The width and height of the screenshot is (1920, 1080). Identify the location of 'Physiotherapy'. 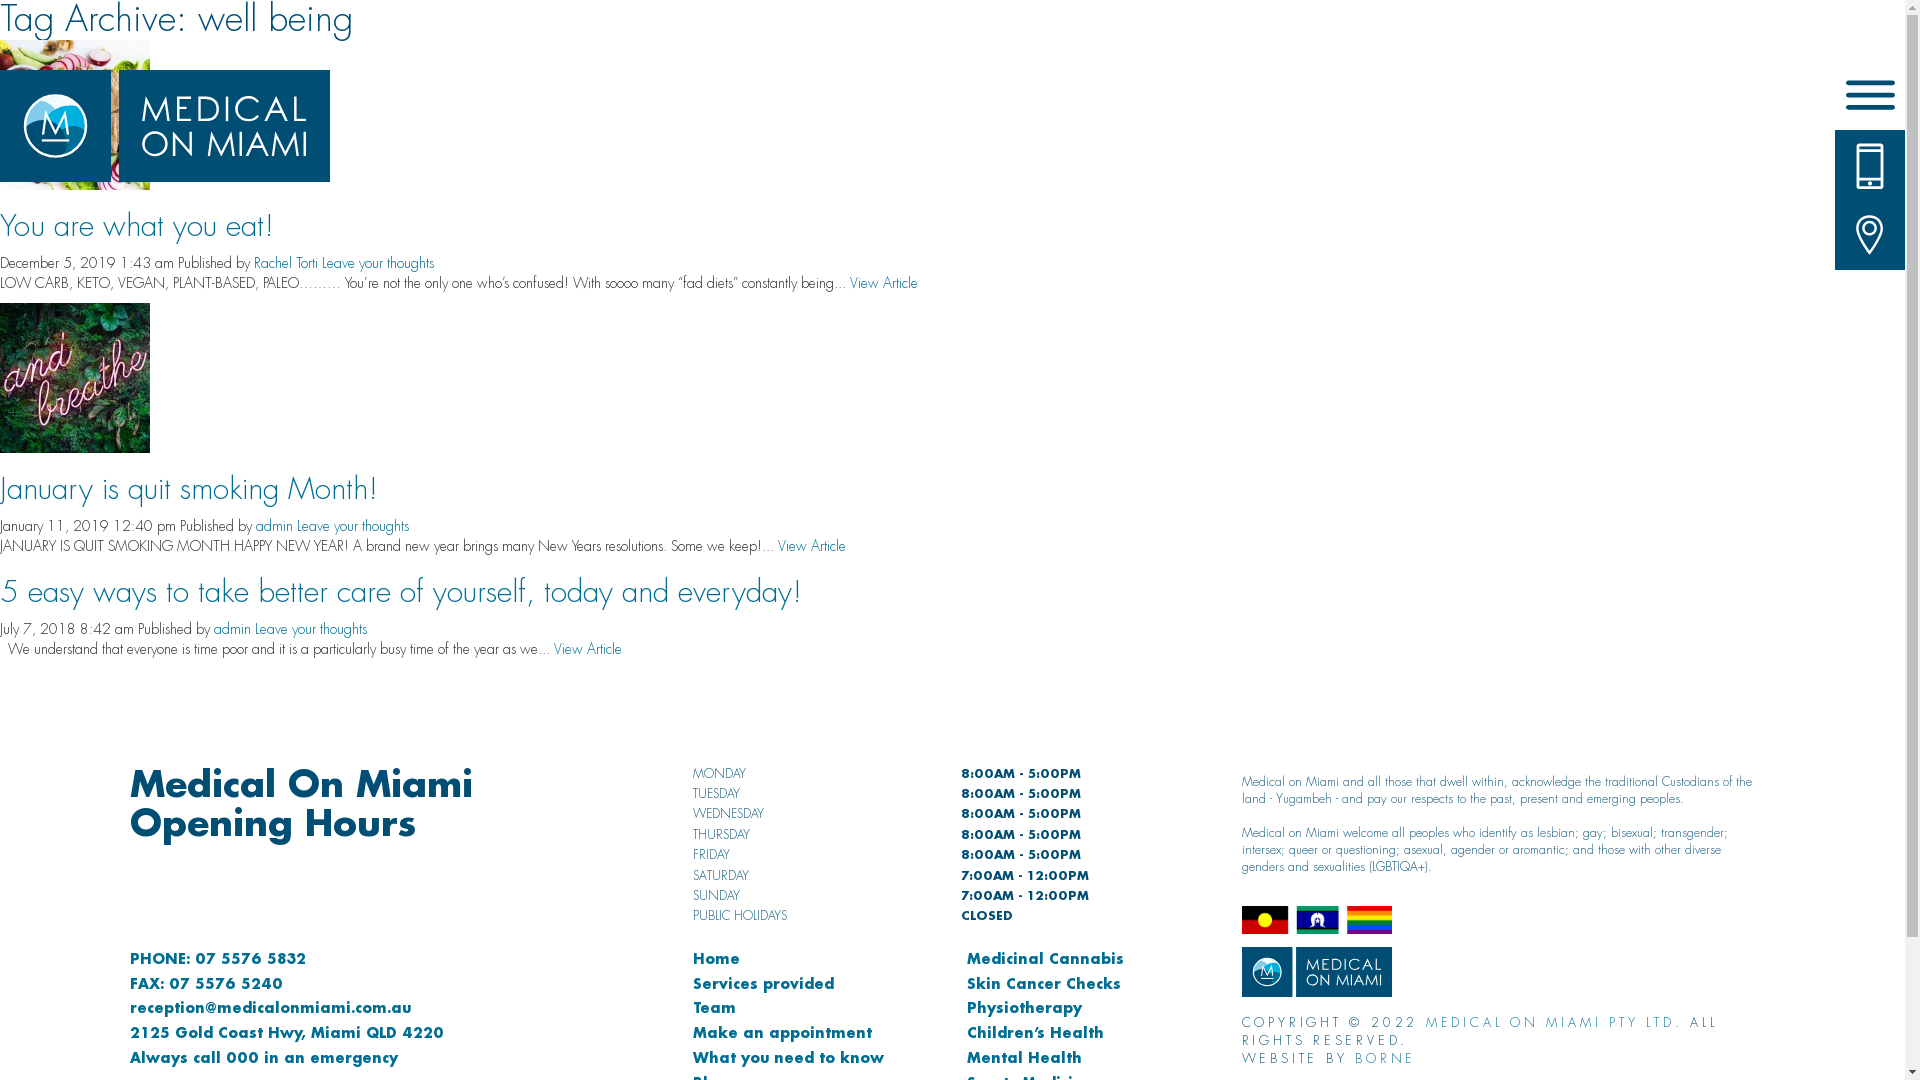
(1024, 1007).